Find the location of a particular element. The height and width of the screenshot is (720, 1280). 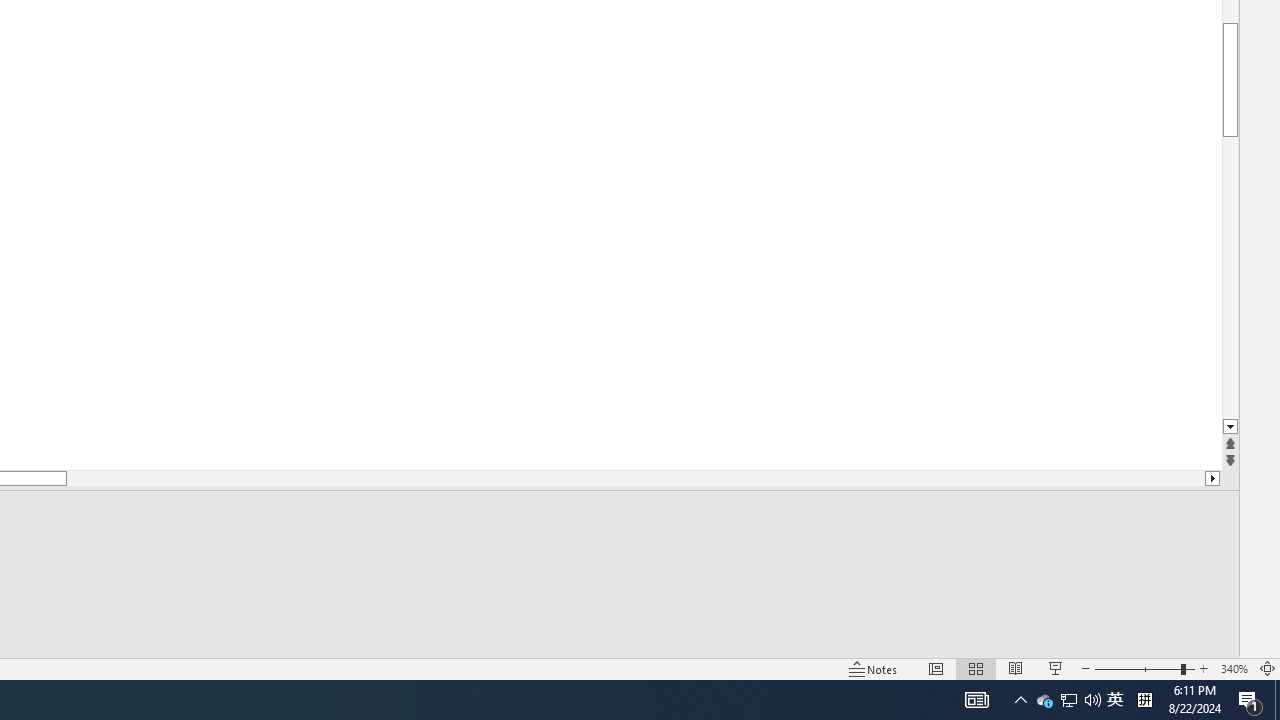

'Zoom 340%' is located at coordinates (1233, 669).